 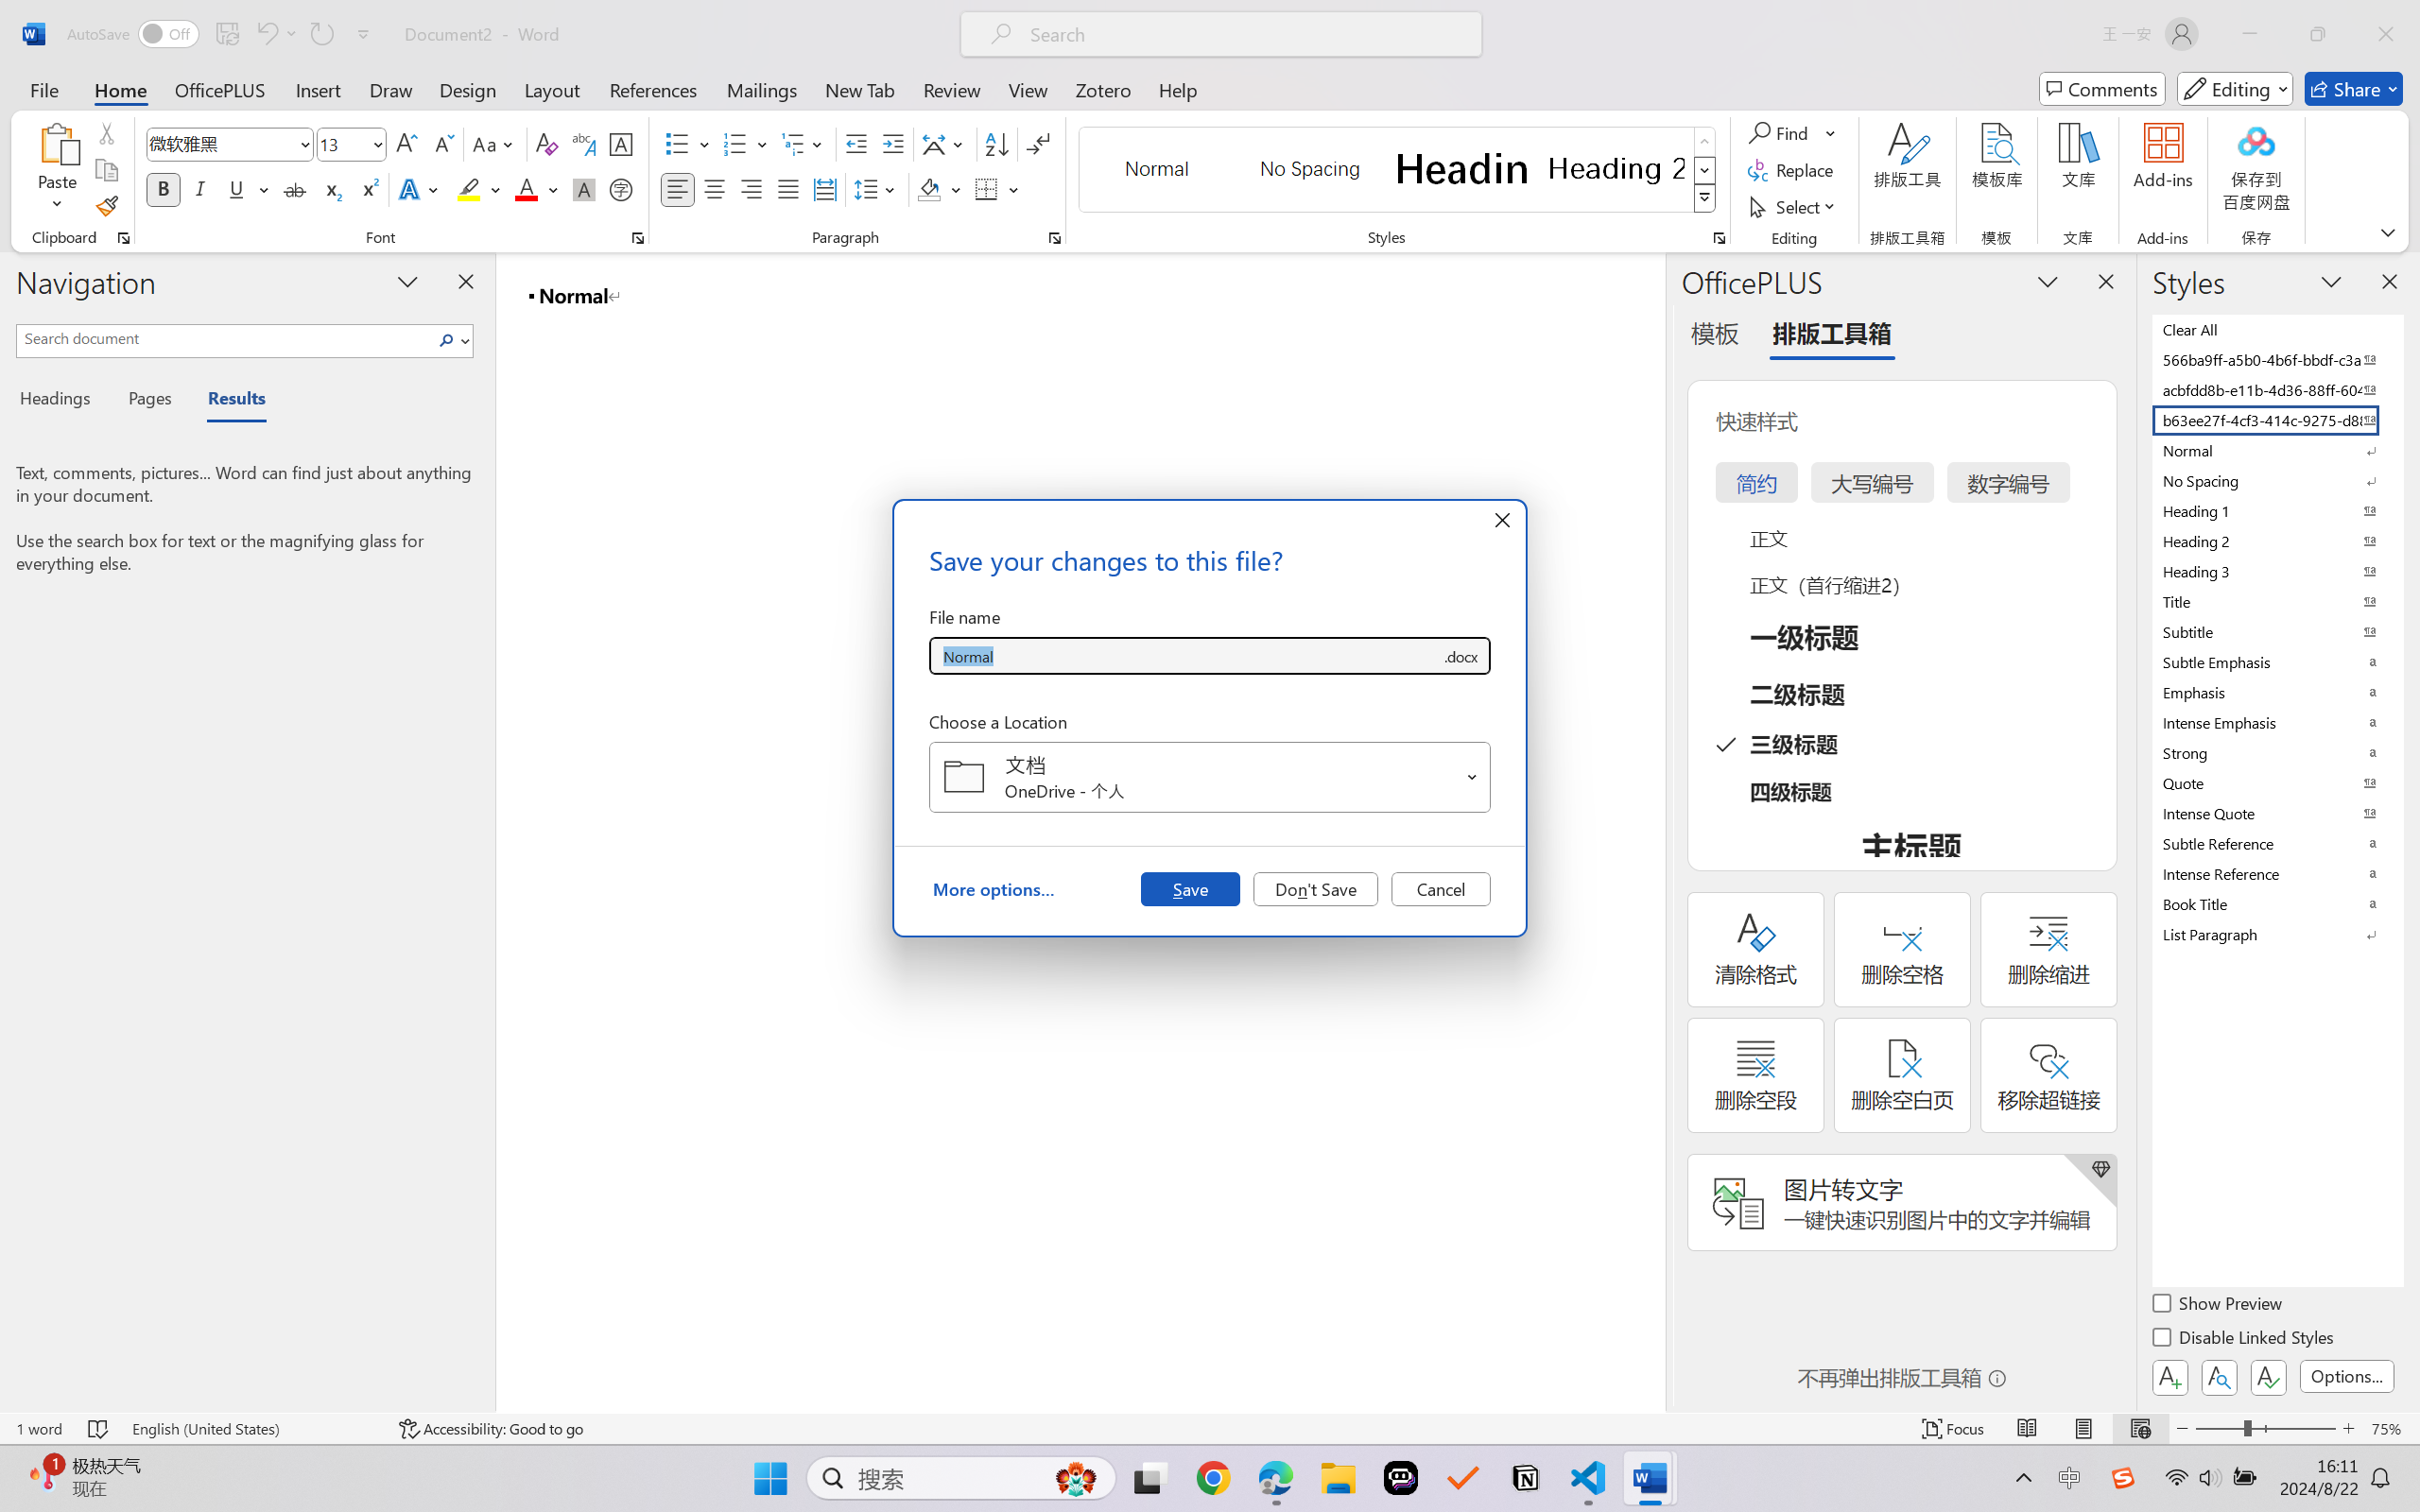 What do you see at coordinates (391, 88) in the screenshot?
I see `'Draw'` at bounding box center [391, 88].